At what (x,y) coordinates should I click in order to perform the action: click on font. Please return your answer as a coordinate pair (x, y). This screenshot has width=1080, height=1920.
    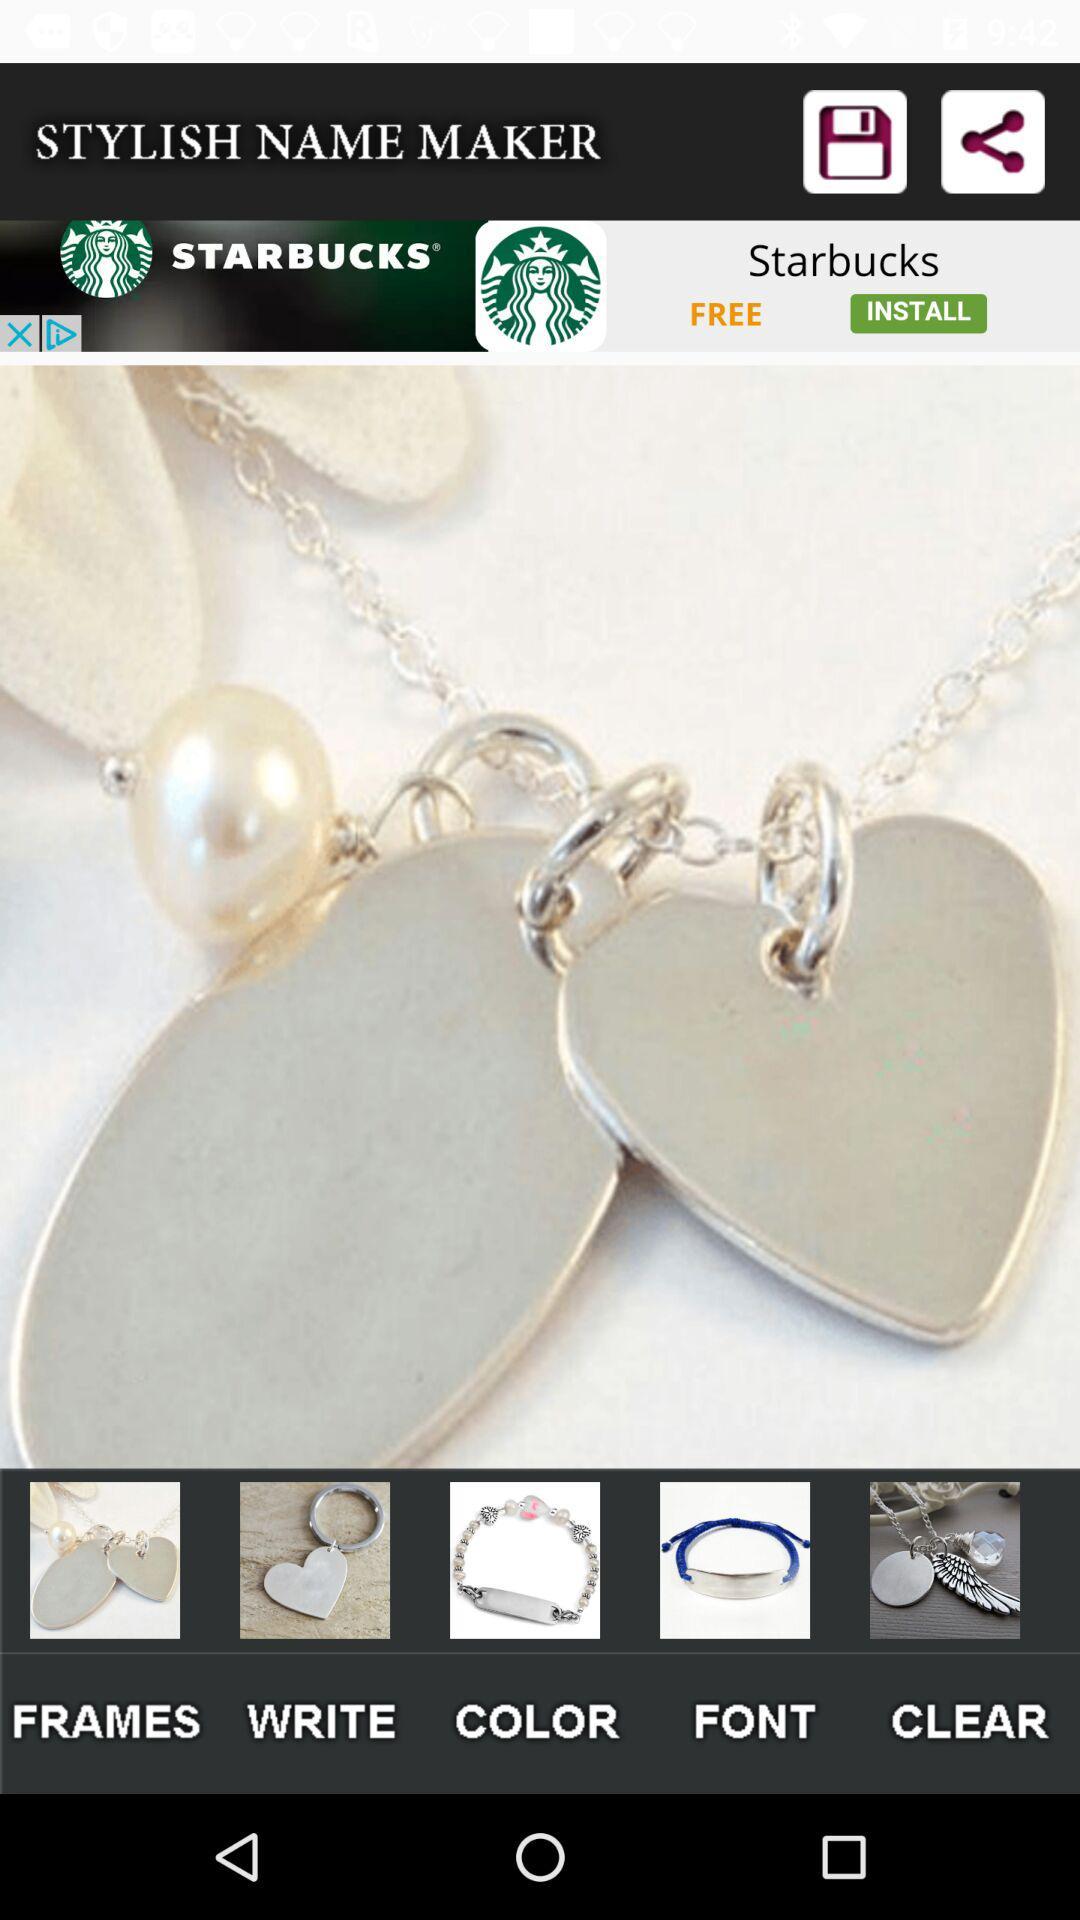
    Looking at the image, I should click on (756, 1722).